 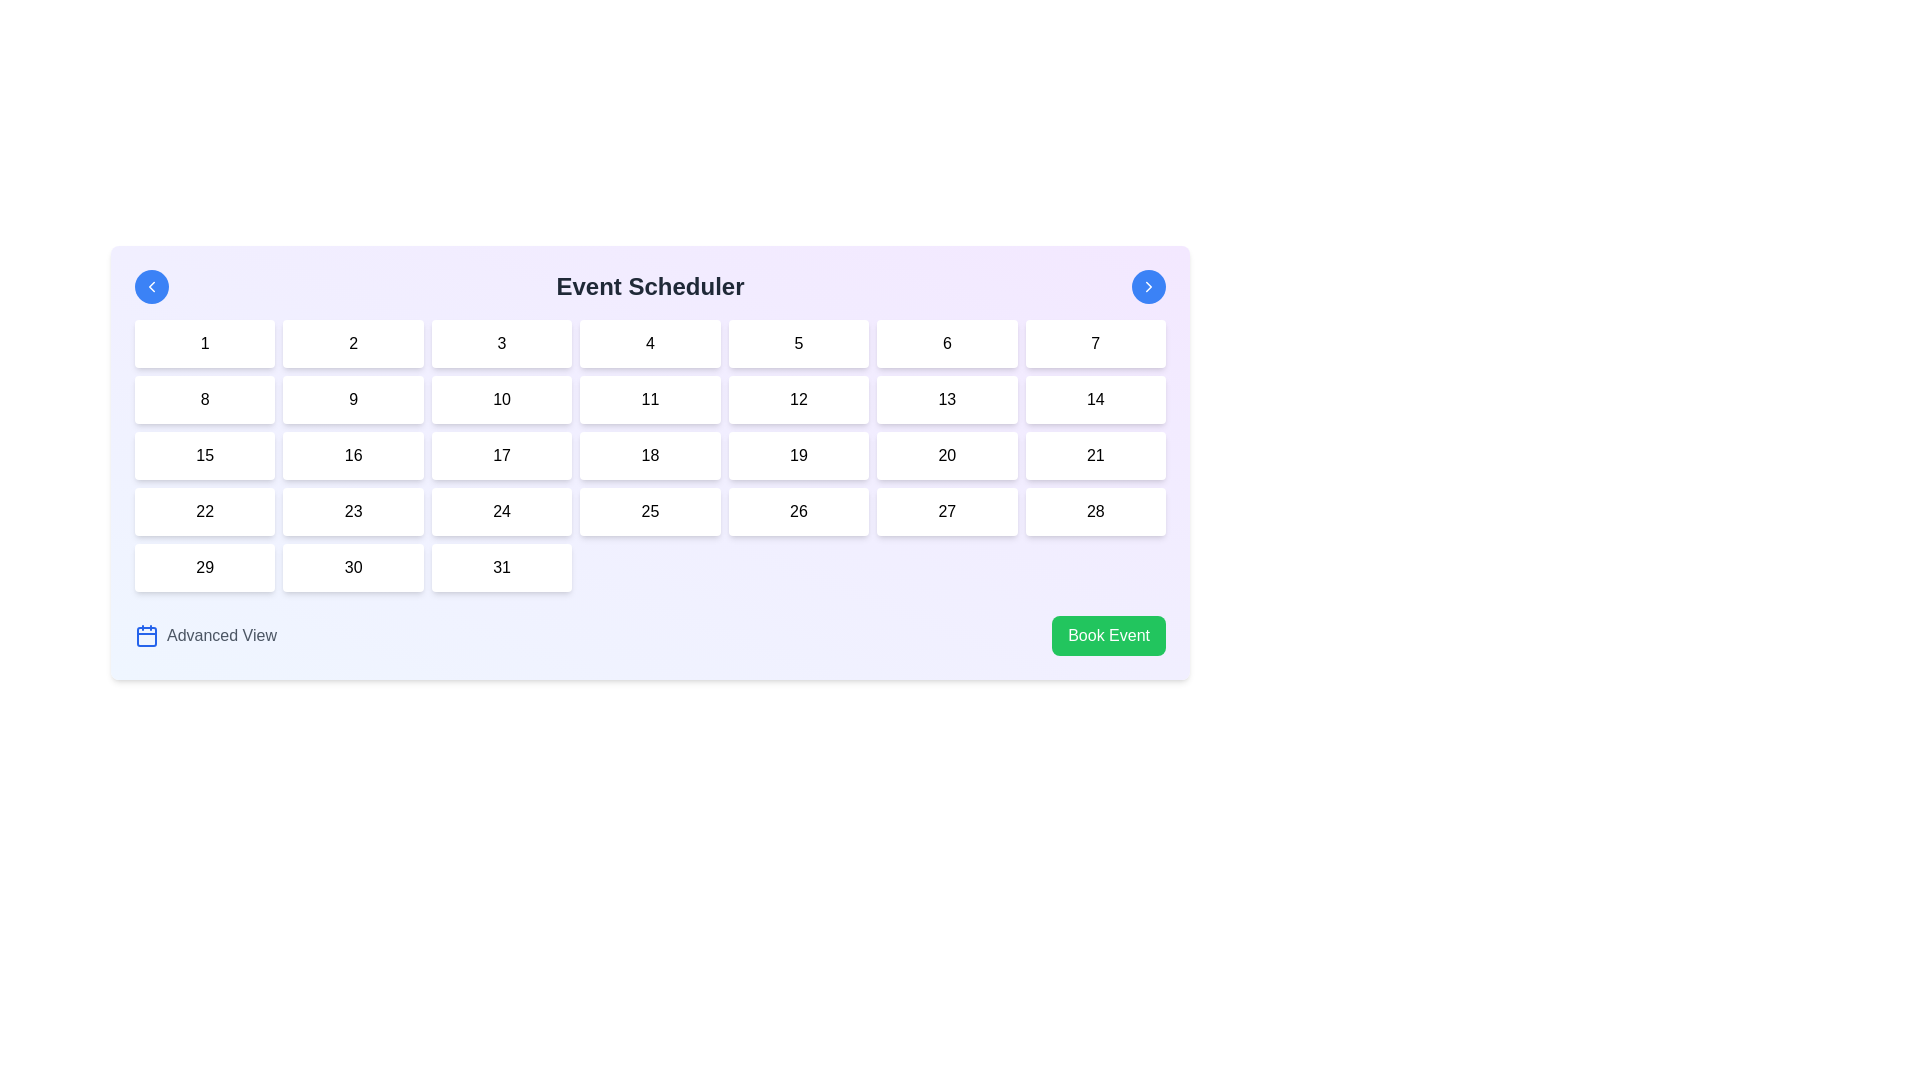 What do you see at coordinates (146, 636) in the screenshot?
I see `the central decorative icon part of the calendar icon located in the bottom left corner, which is part of the 'Advanced View' label` at bounding box center [146, 636].